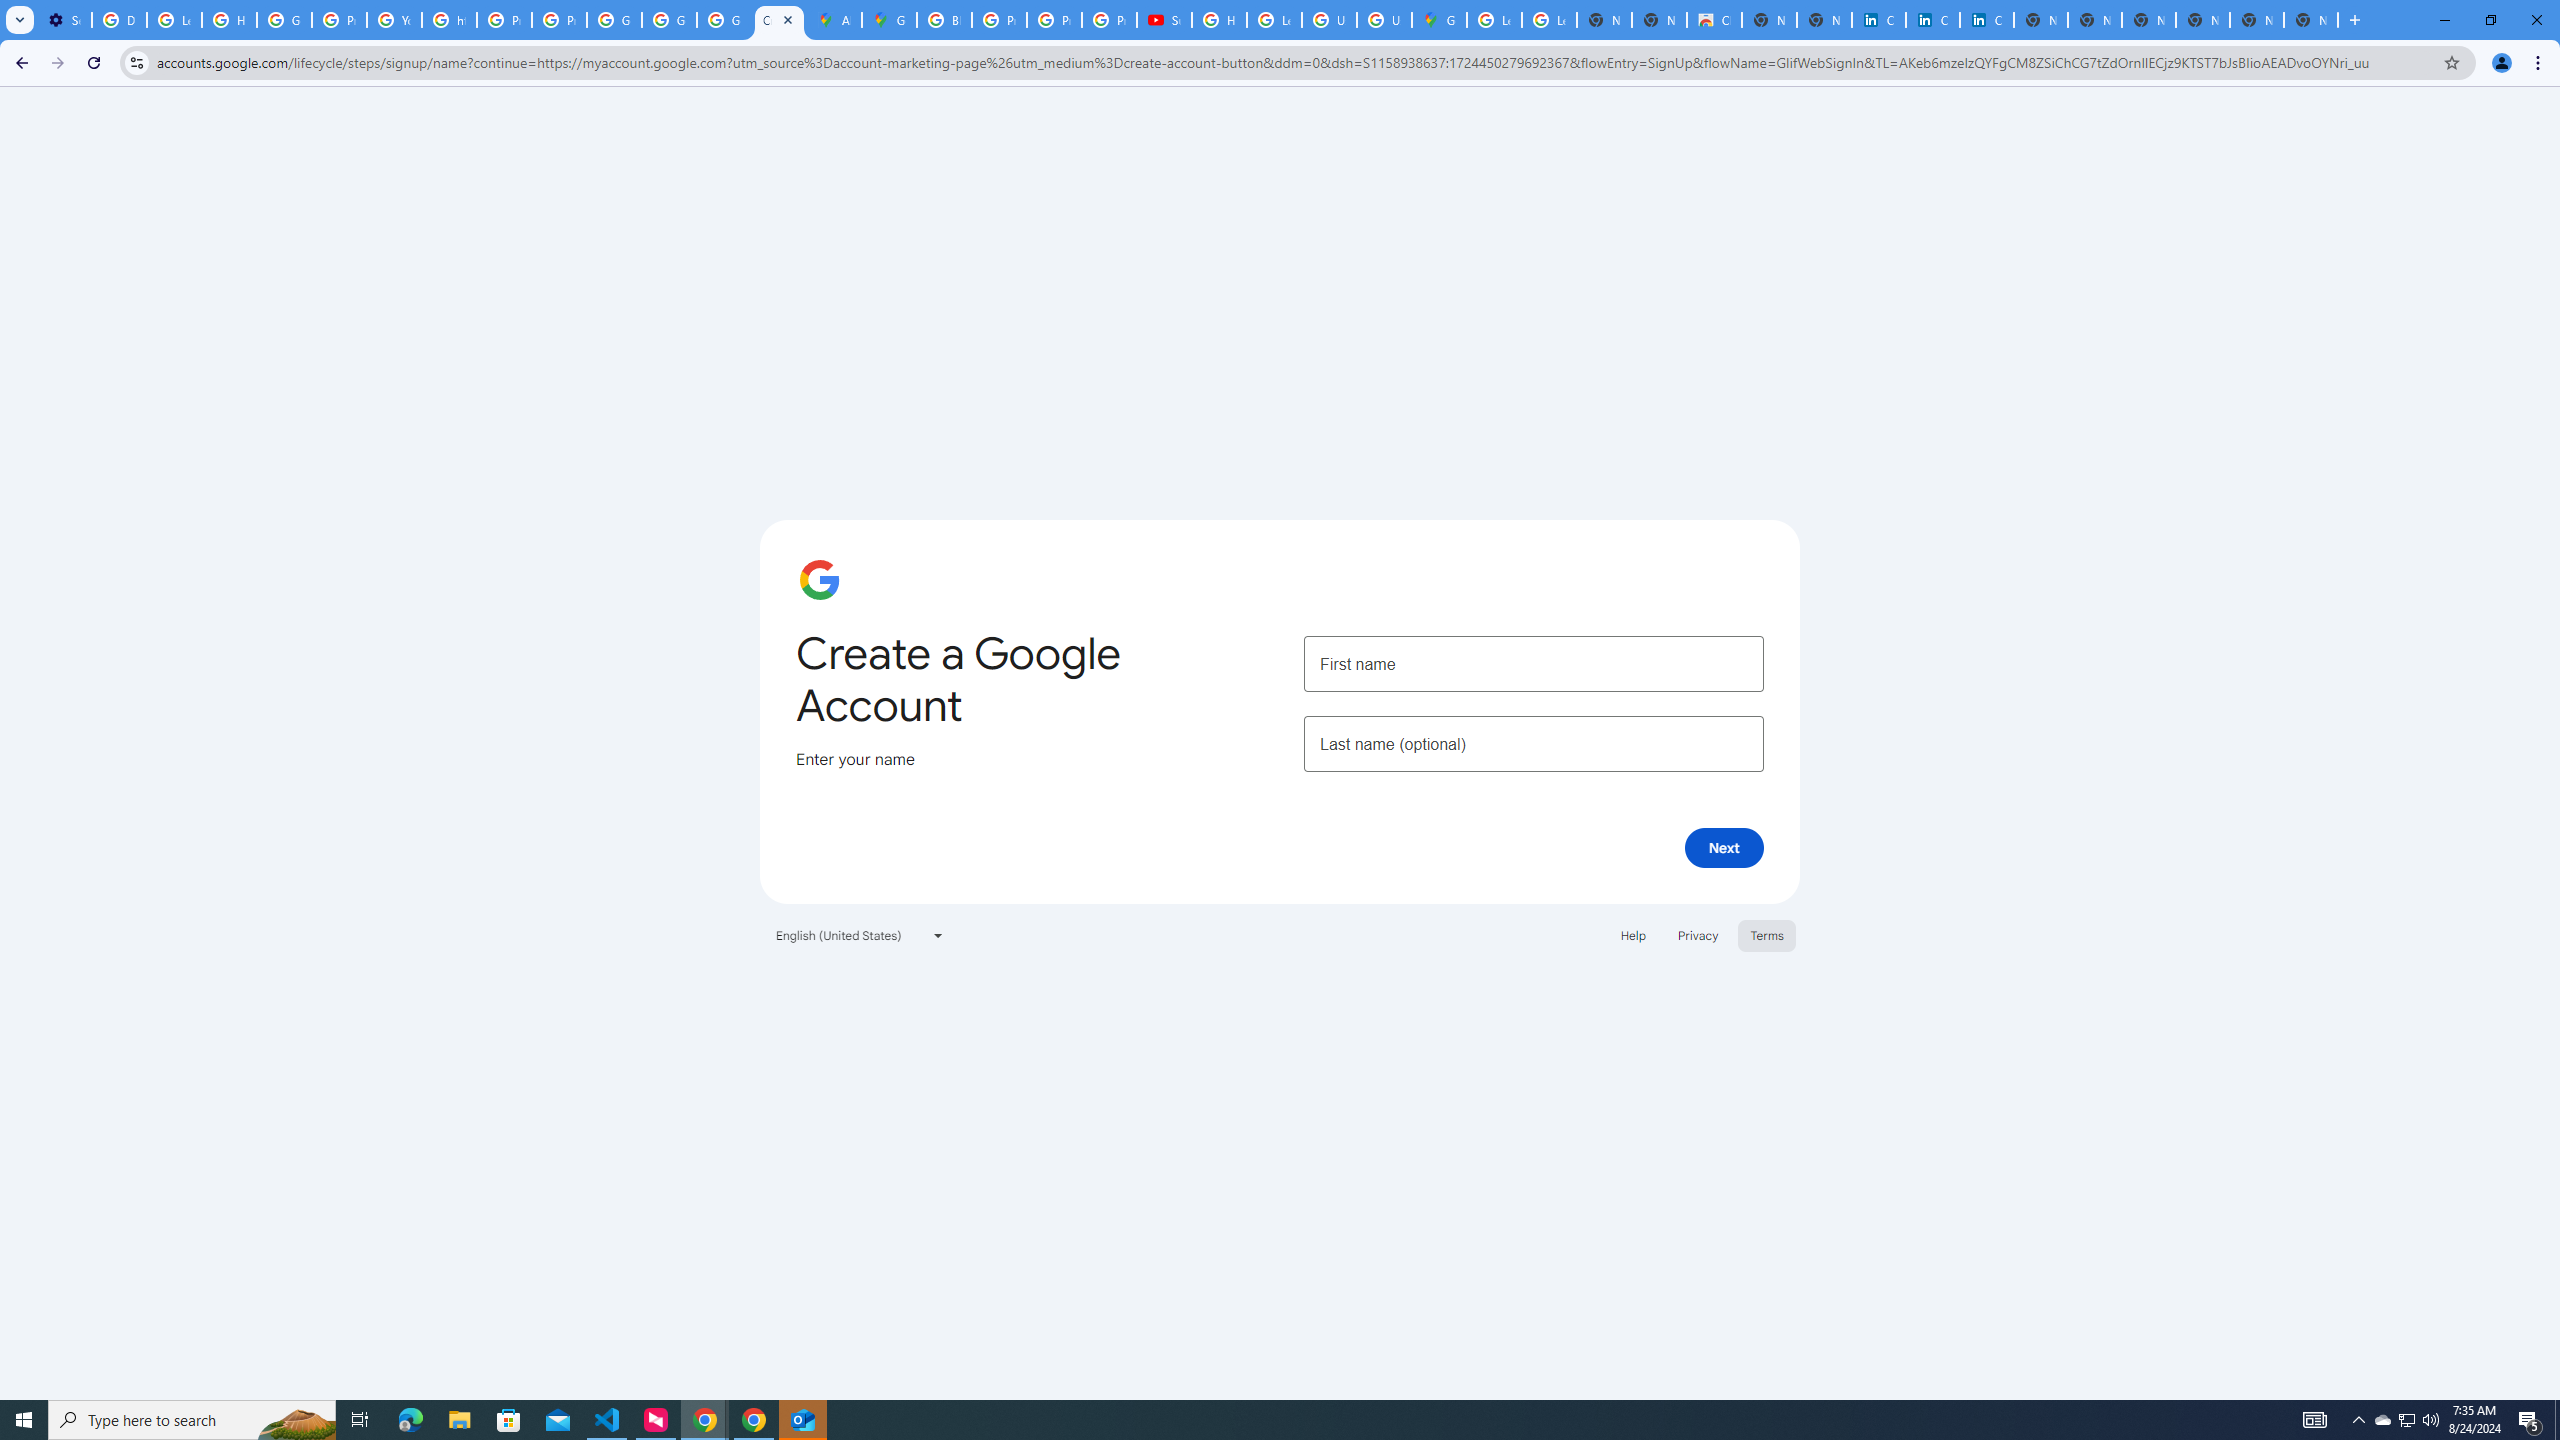 The width and height of the screenshot is (2560, 1440). I want to click on 'Privacy Help Center - Policies Help', so click(998, 19).